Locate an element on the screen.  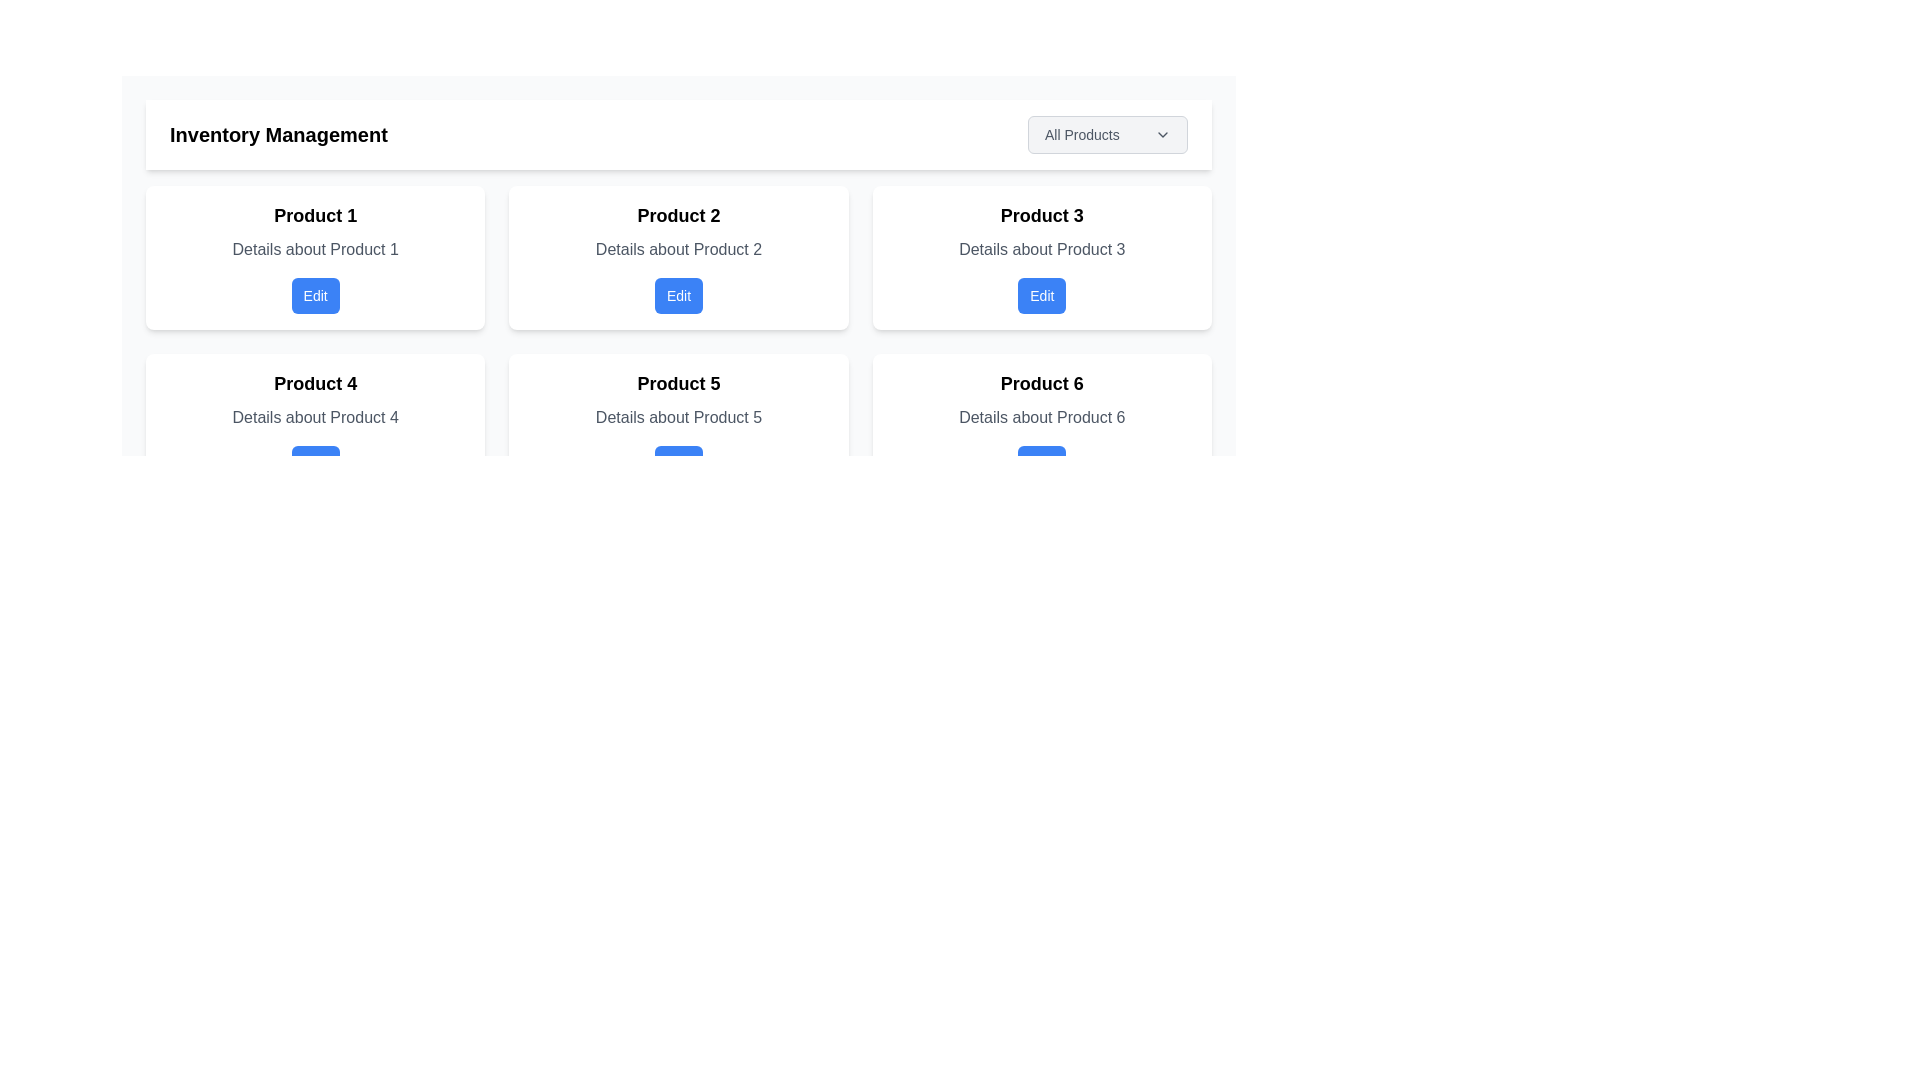
the label indicating 'Product 5', which serves as the header for the product card in the second row, third column of the grid layout is located at coordinates (678, 384).